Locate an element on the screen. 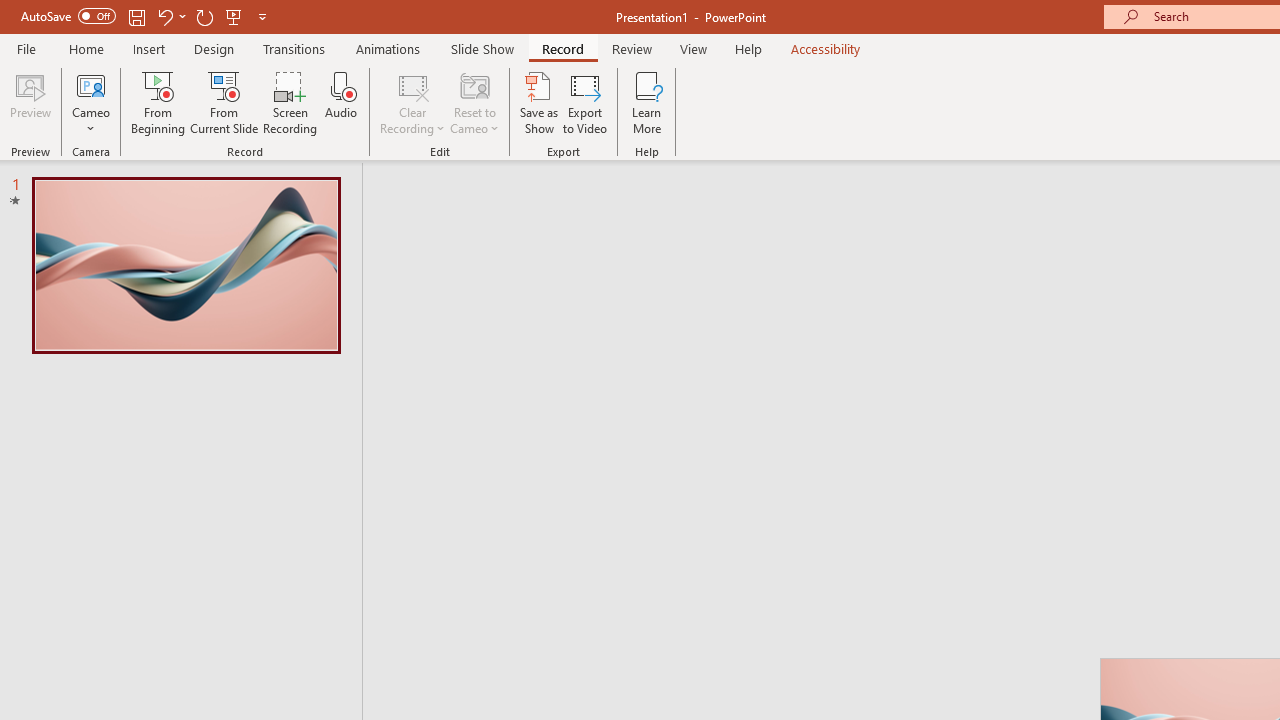  'Reset to Cameo' is located at coordinates (473, 103).